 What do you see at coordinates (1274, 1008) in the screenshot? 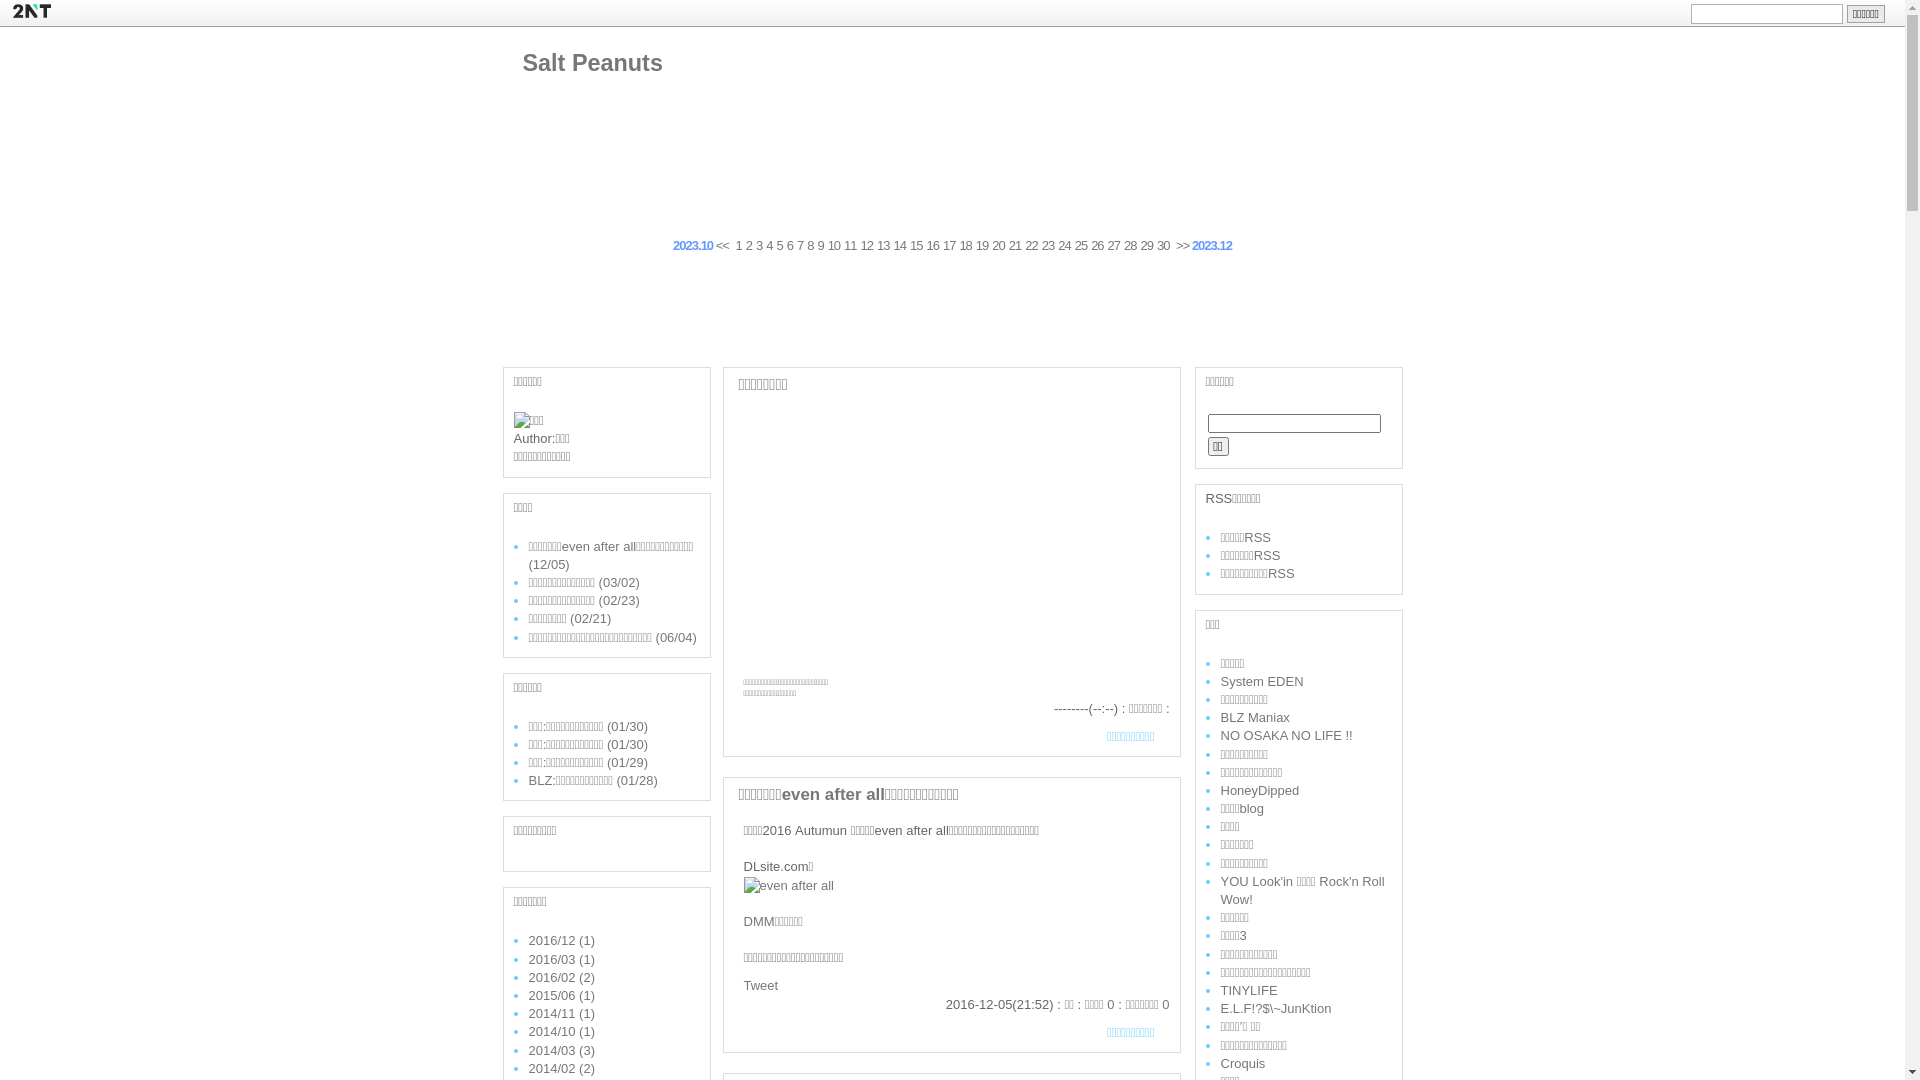
I see `'E.L.F!?$\~JunKtion'` at bounding box center [1274, 1008].